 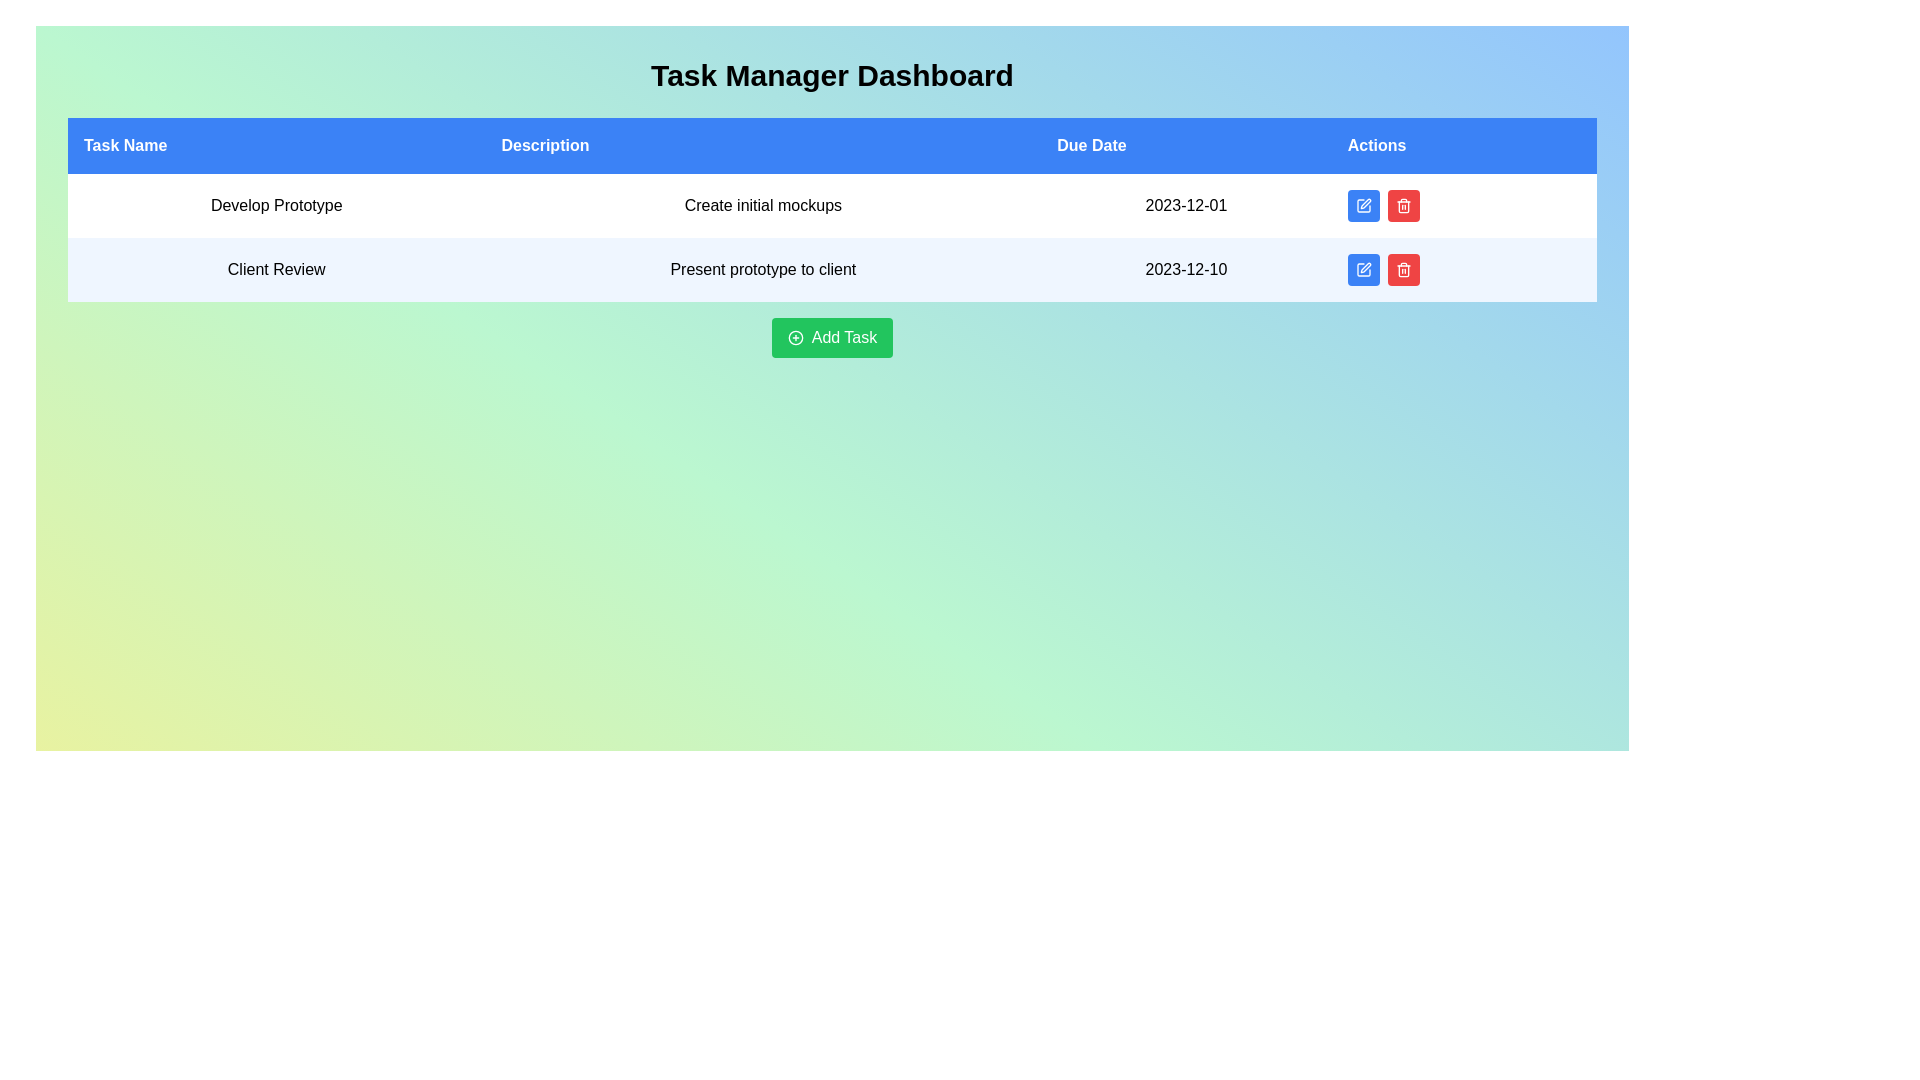 What do you see at coordinates (1362, 270) in the screenshot?
I see `the edit button located in the 'Actions' column of the second row of the table` at bounding box center [1362, 270].